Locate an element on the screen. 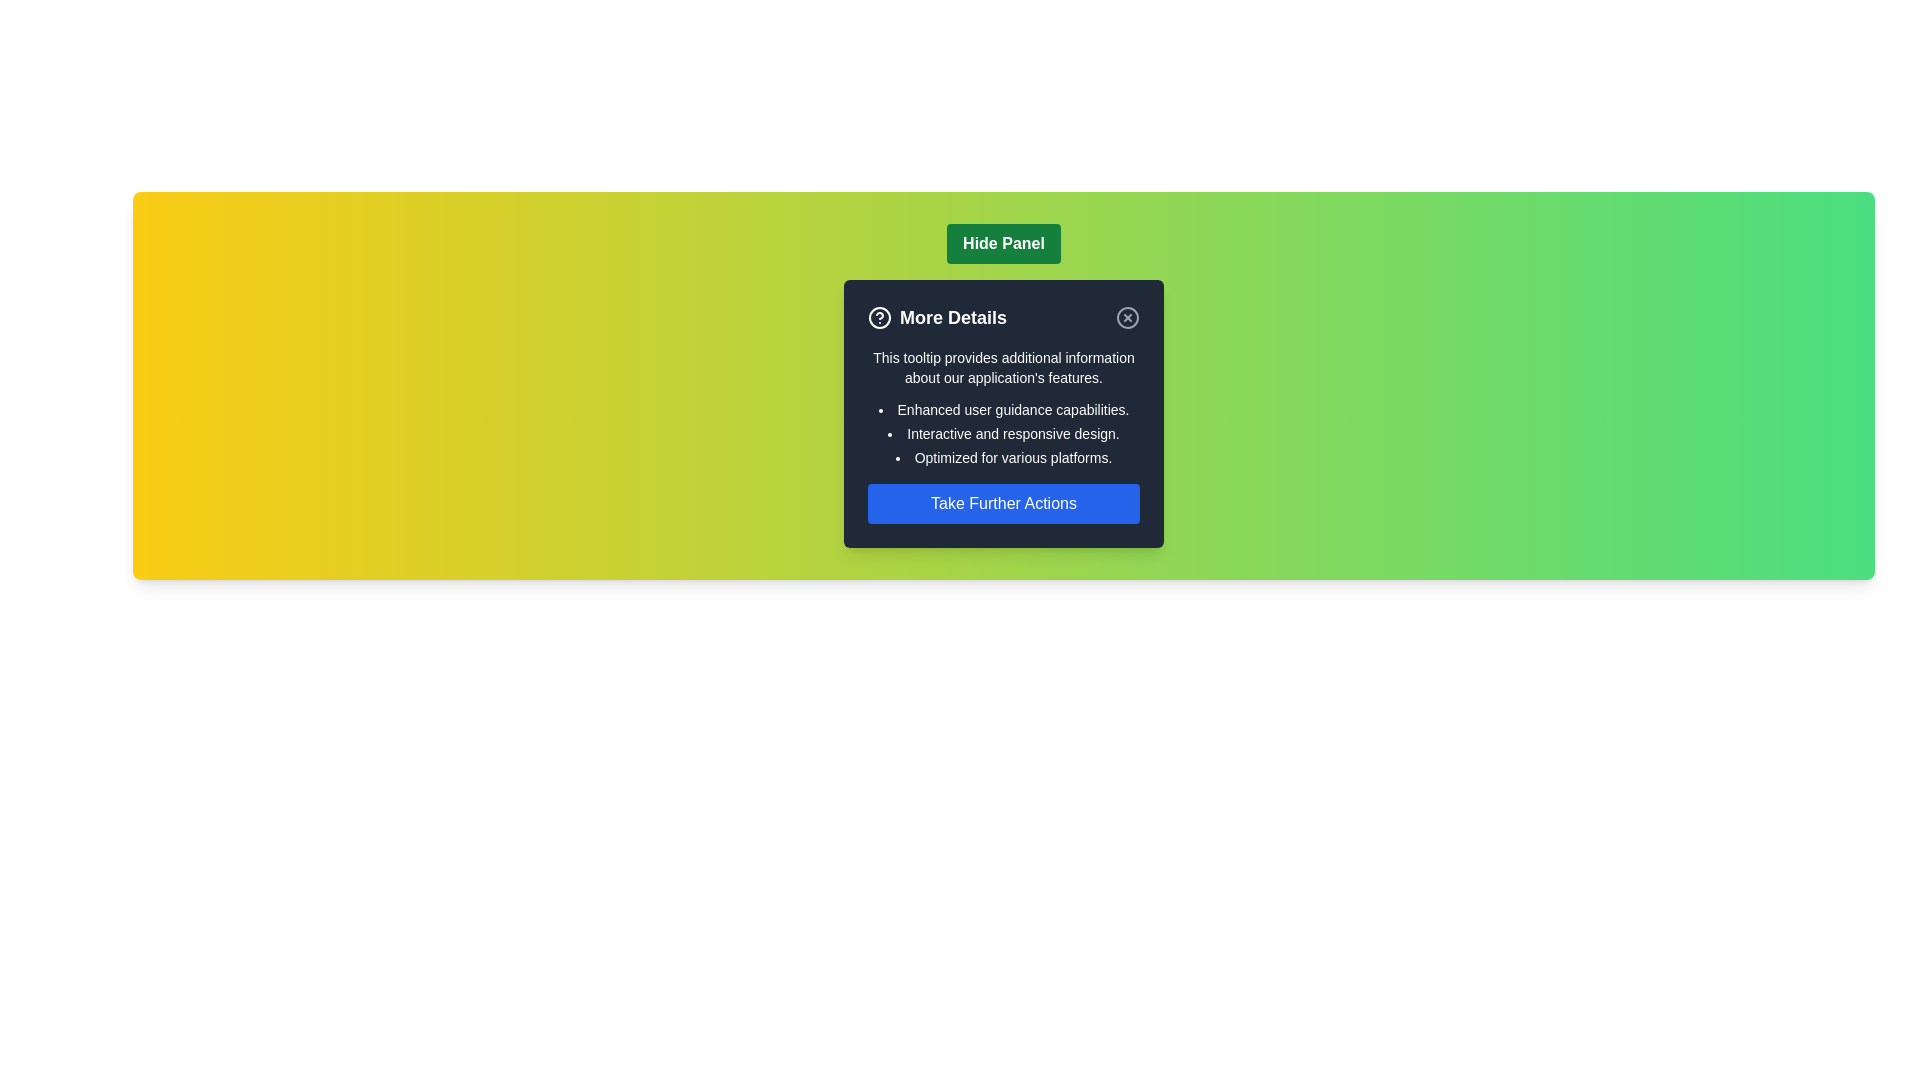  the text label that reads 'Optimized for various platforms.' which is the third item in the ordered list of a tooltip titled 'More Details.' is located at coordinates (1003, 458).